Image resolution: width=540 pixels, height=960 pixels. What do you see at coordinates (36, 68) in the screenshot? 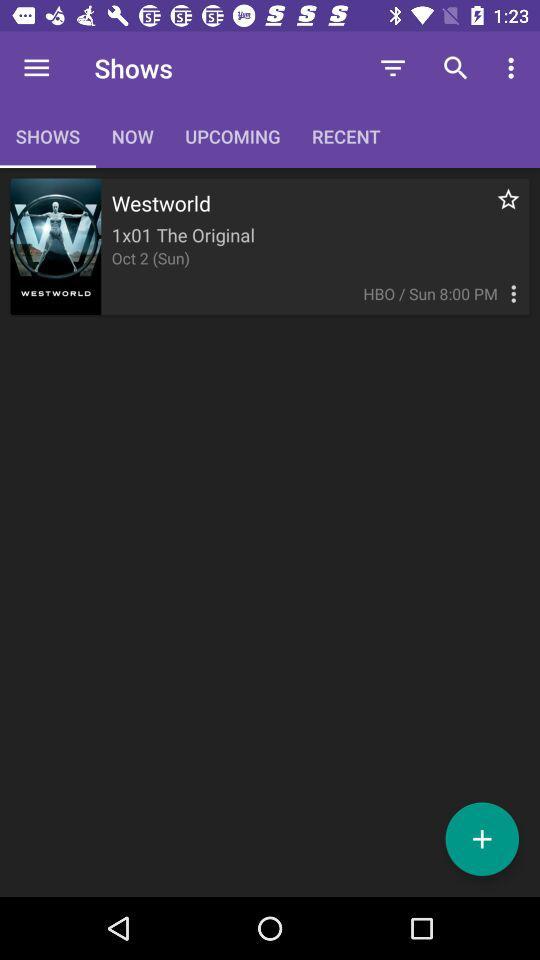
I see `item above shows icon` at bounding box center [36, 68].